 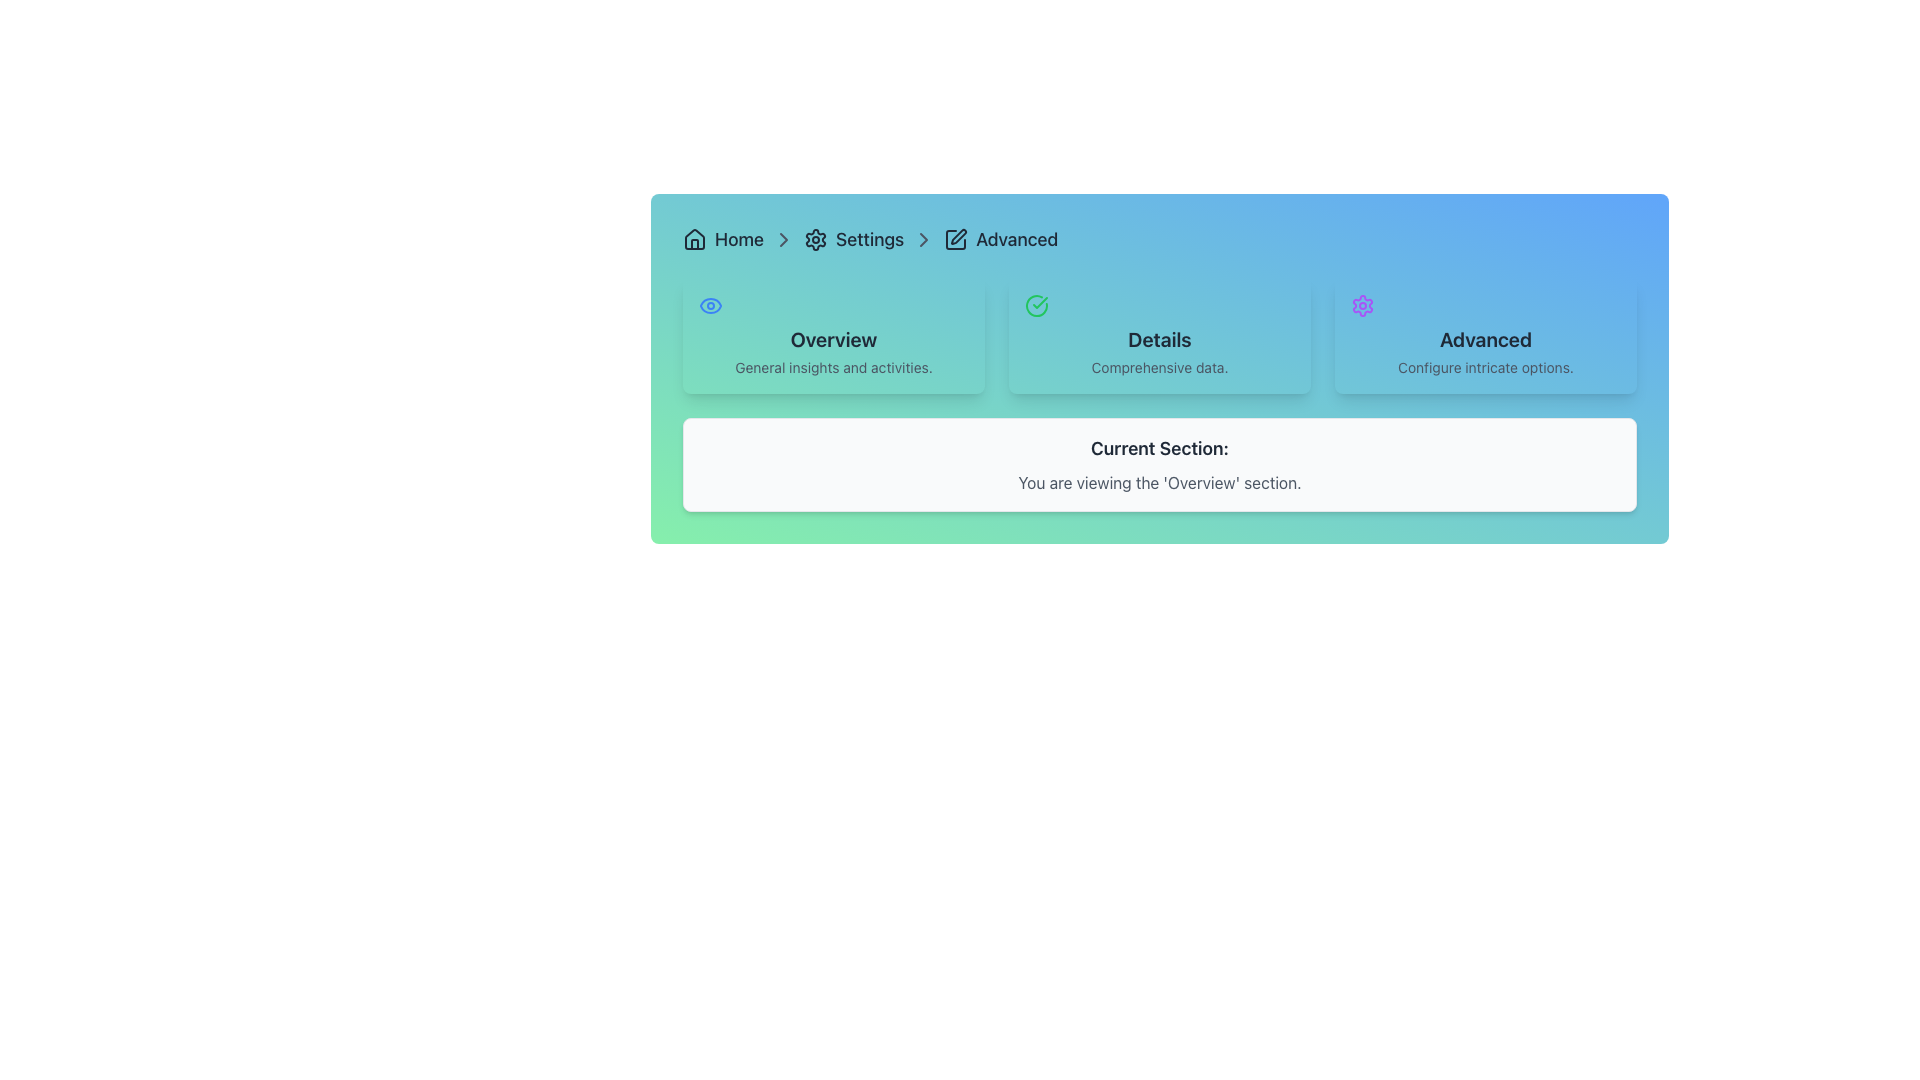 What do you see at coordinates (869, 238) in the screenshot?
I see `the 'Settings' hyperlink located in the navigation bar, which is styled with a medium font and has a hover underline effect` at bounding box center [869, 238].